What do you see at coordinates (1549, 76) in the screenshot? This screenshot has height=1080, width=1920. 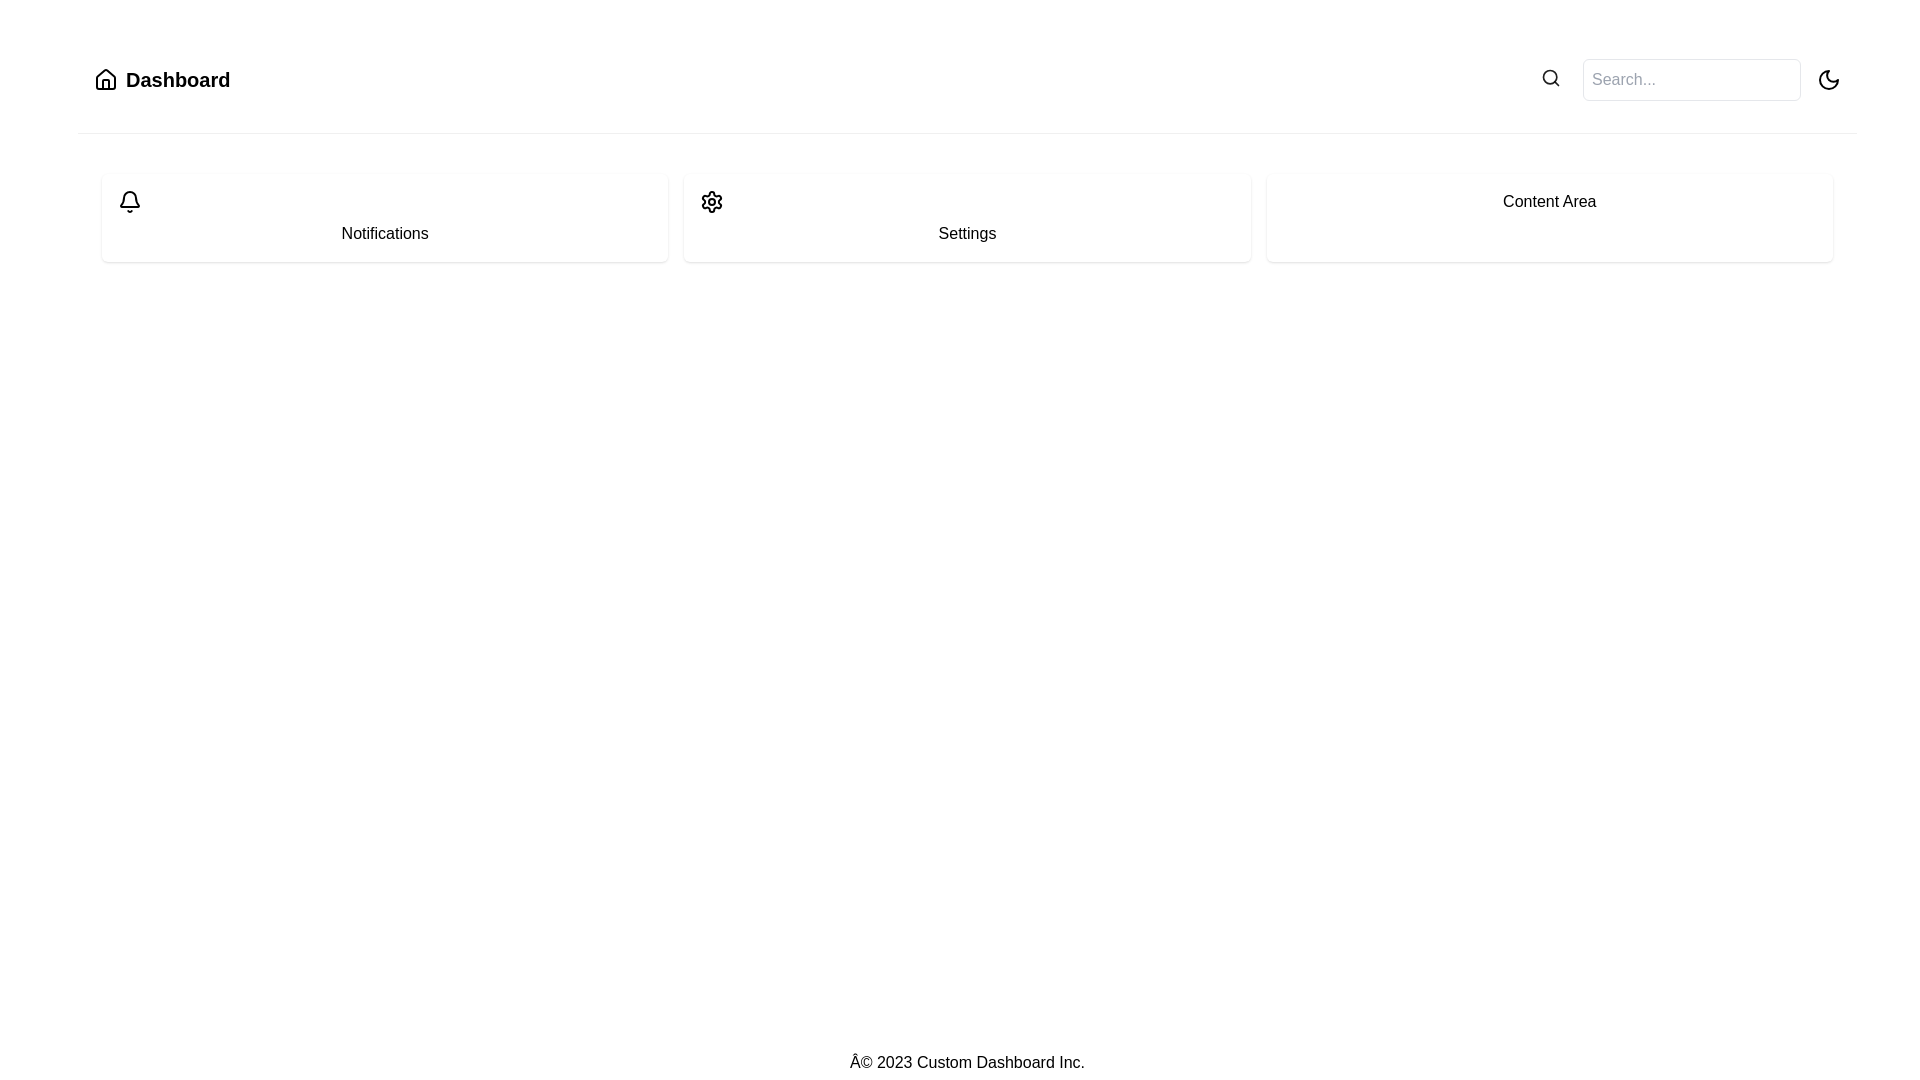 I see `the magnifying glass icon located at the top-right corner of the interface` at bounding box center [1549, 76].